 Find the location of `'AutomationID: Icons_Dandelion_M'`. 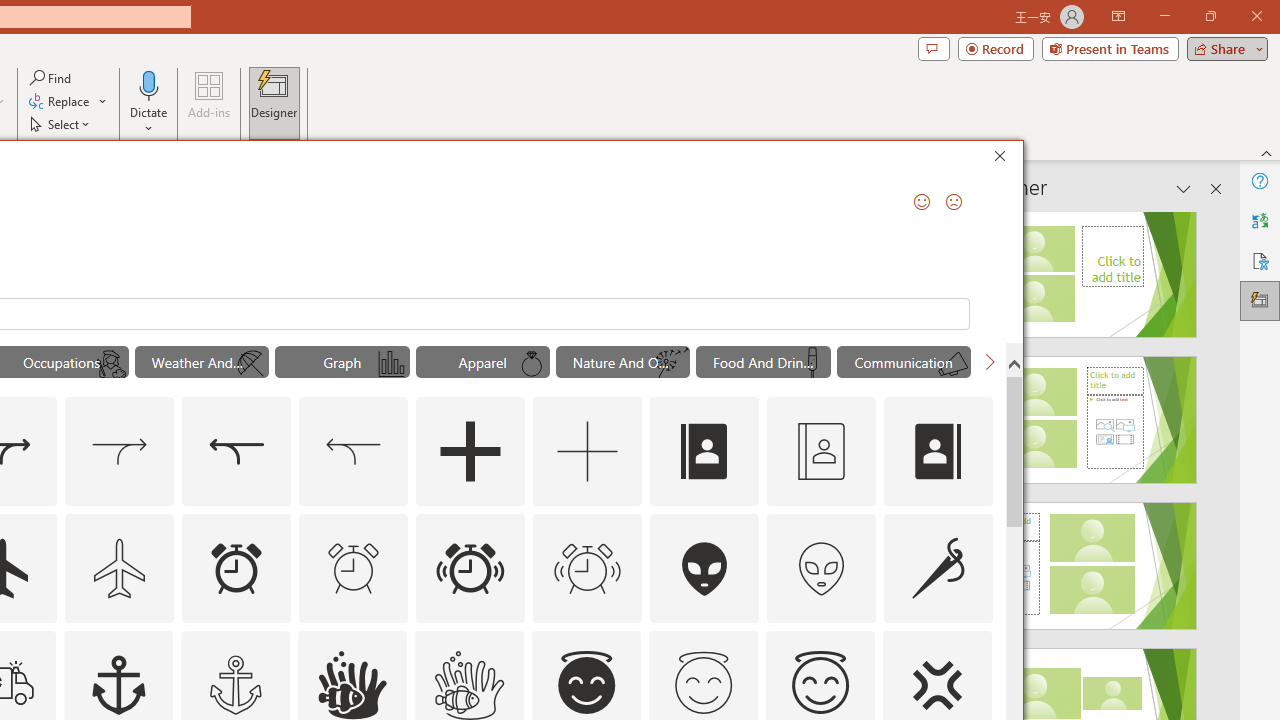

'AutomationID: Icons_Dandelion_M' is located at coordinates (672, 364).